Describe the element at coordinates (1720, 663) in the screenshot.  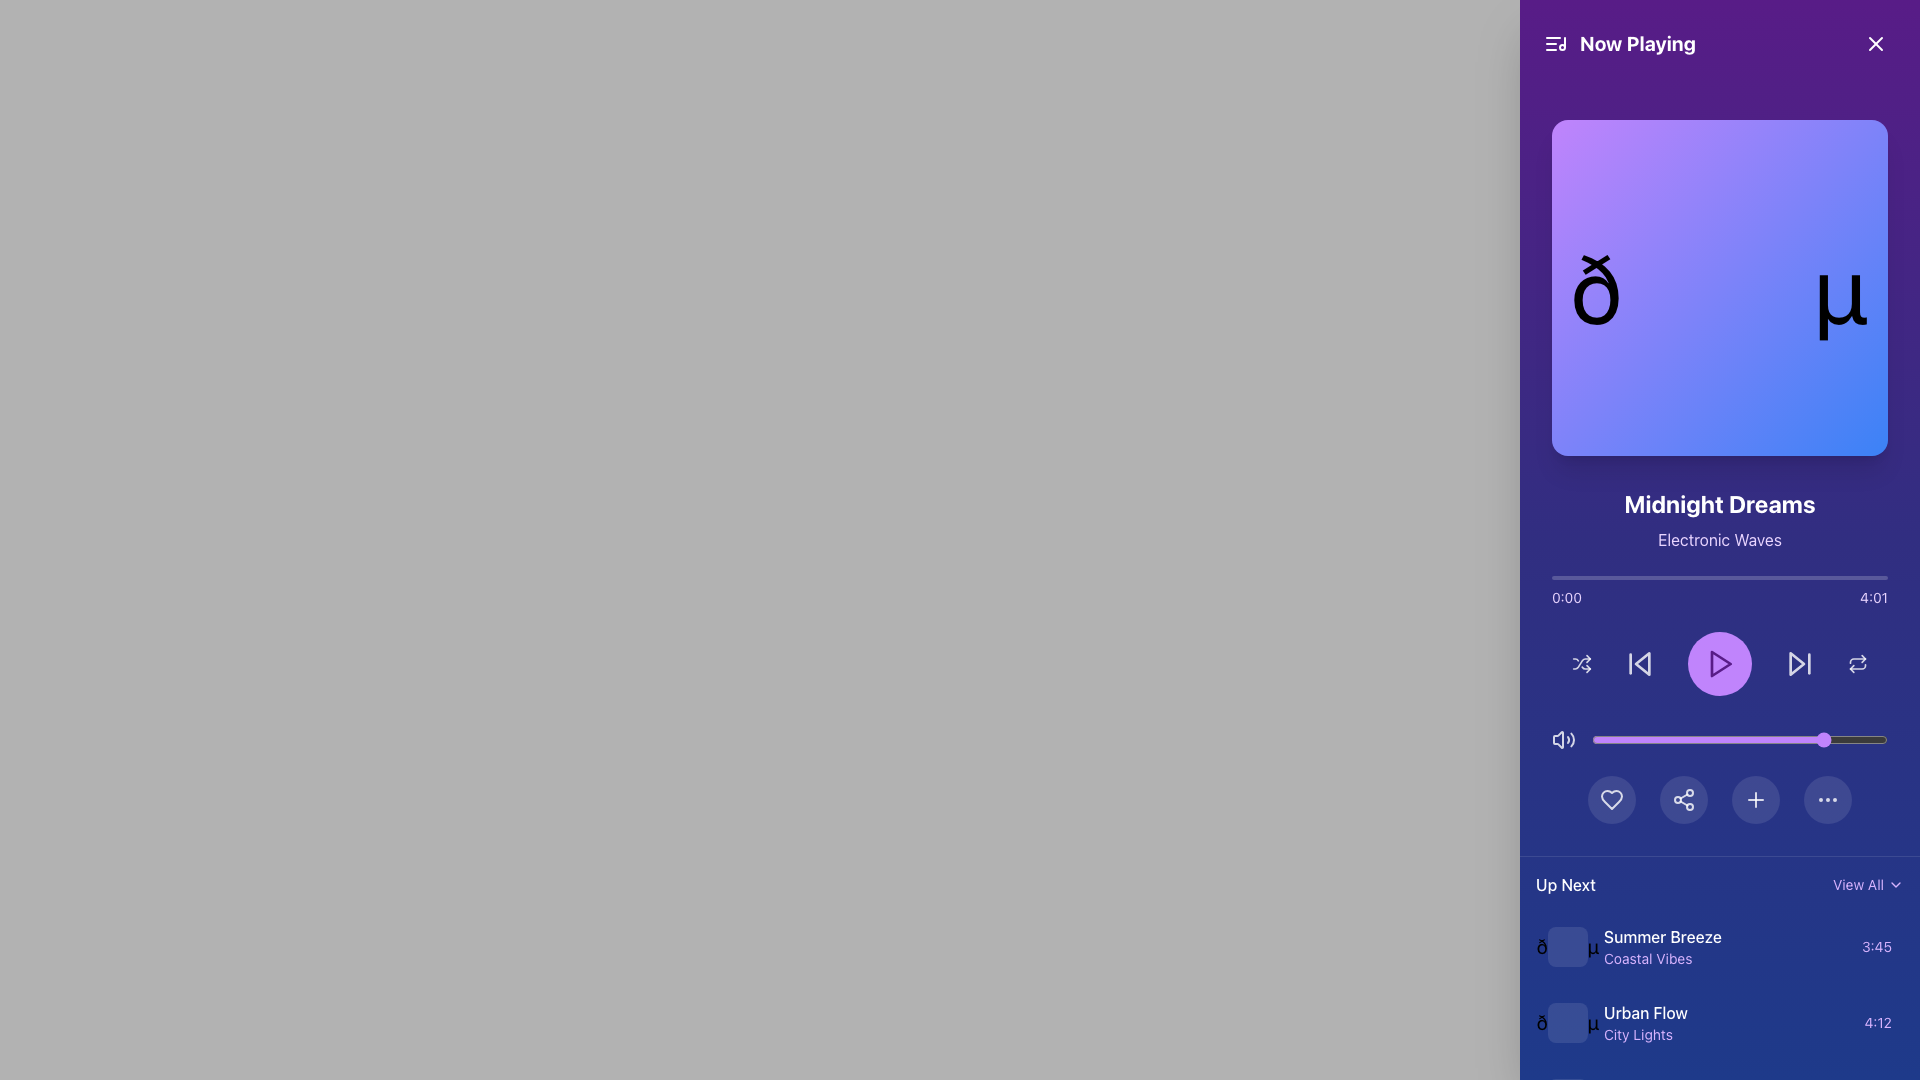
I see `the play button located at the bottom-center of the interface` at that location.